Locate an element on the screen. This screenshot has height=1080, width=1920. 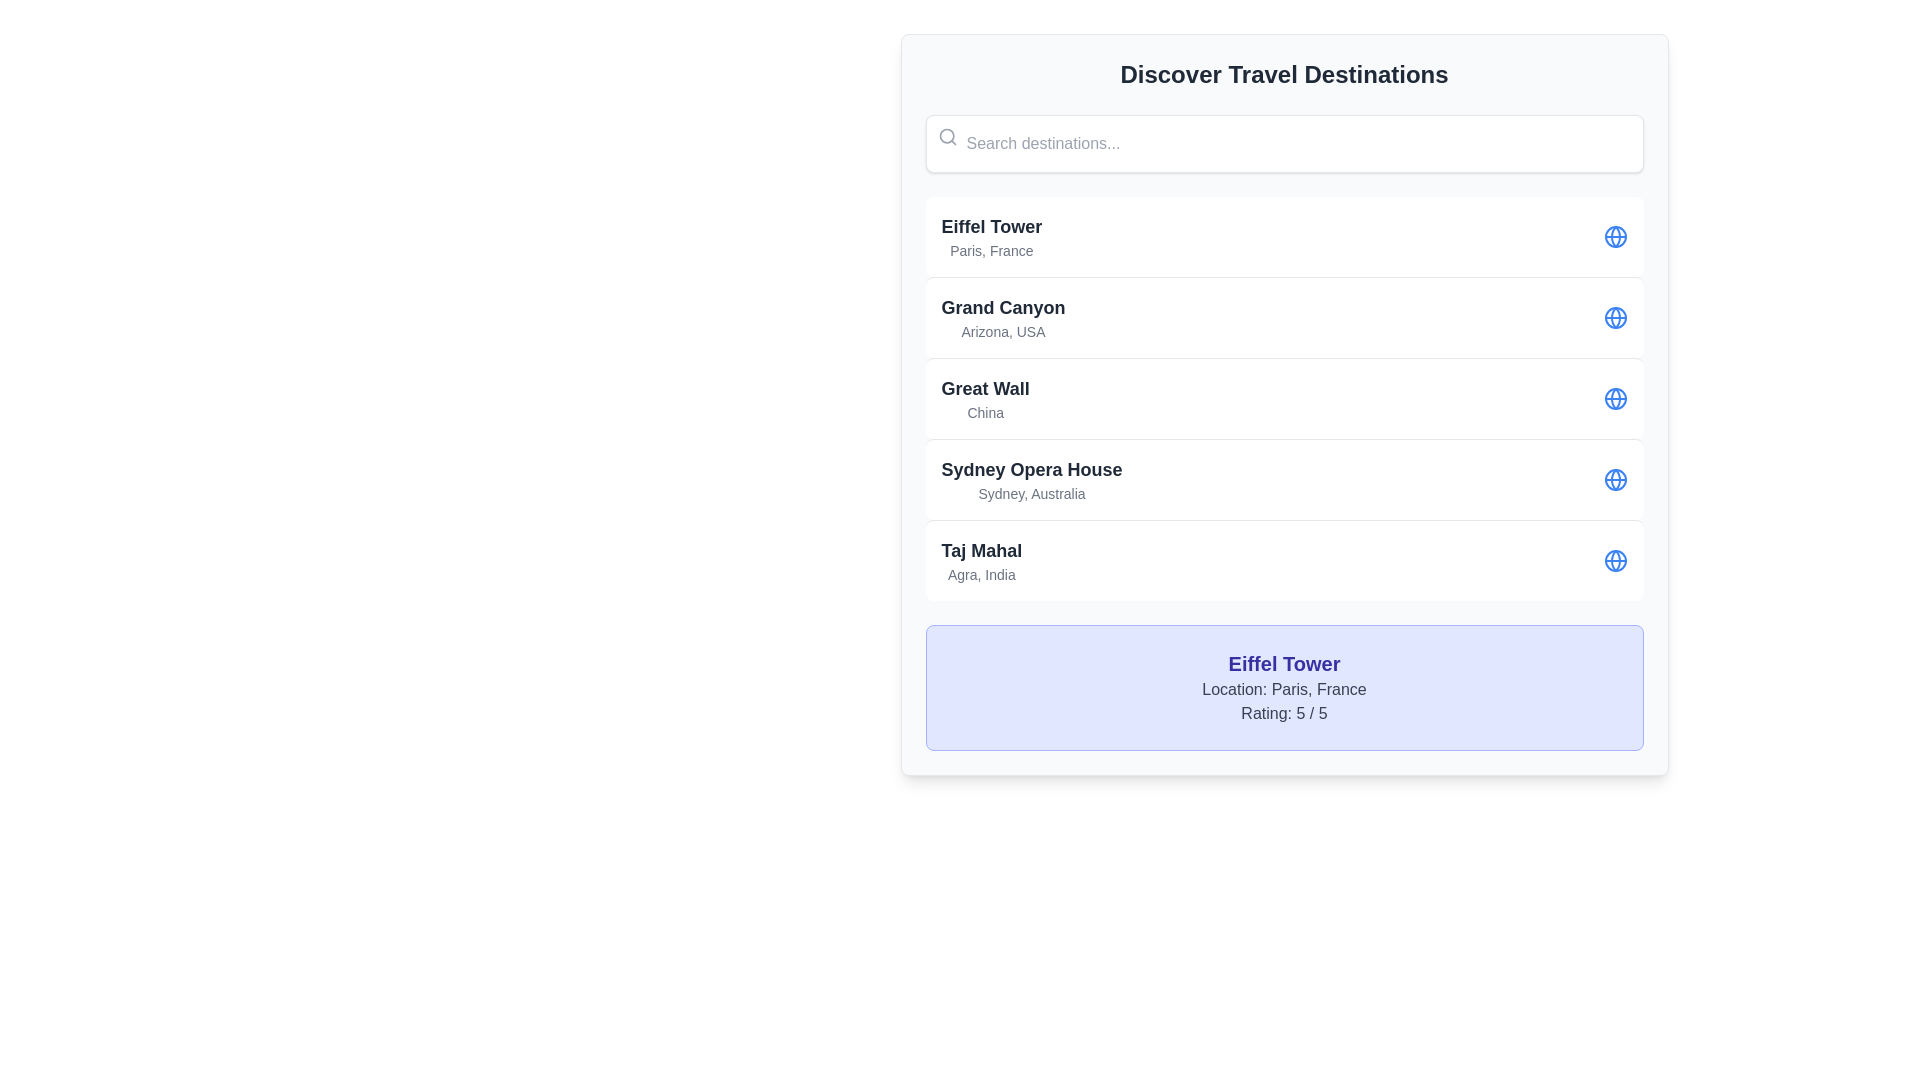
text label element that displays 'Location: Paris, France', which is styled in gray font and located below the title 'Eiffel Tower' and above the rating text within a blue background card is located at coordinates (1284, 689).